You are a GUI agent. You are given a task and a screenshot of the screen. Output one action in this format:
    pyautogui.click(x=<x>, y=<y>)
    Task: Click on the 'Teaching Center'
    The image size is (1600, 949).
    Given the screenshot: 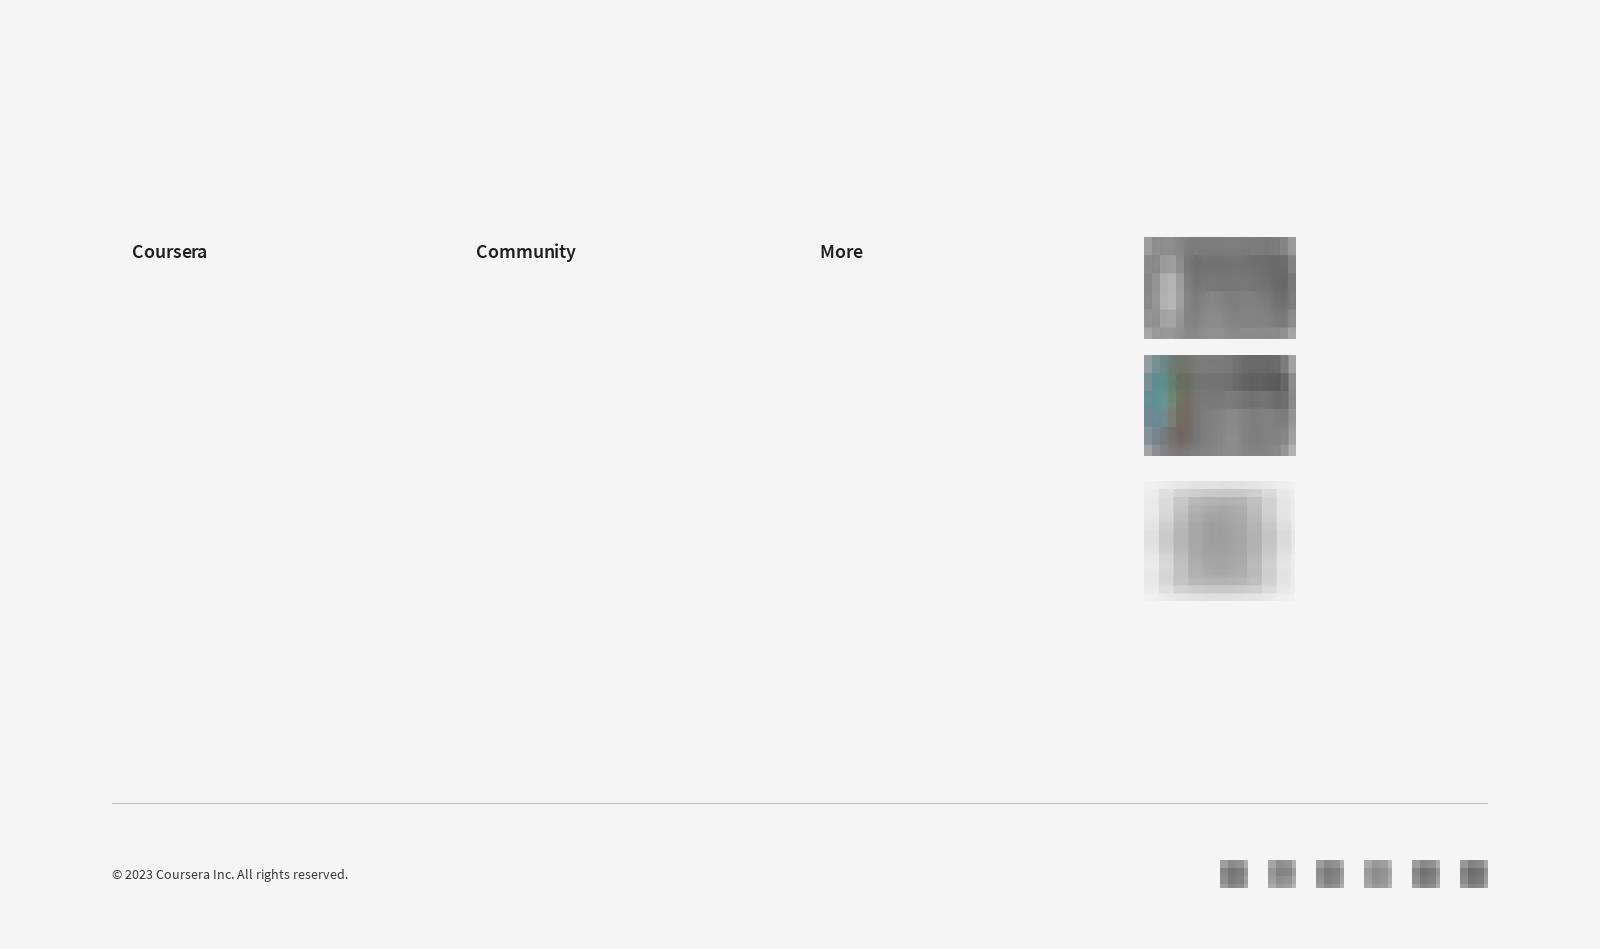 What is the action you would take?
    pyautogui.click(x=475, y=465)
    